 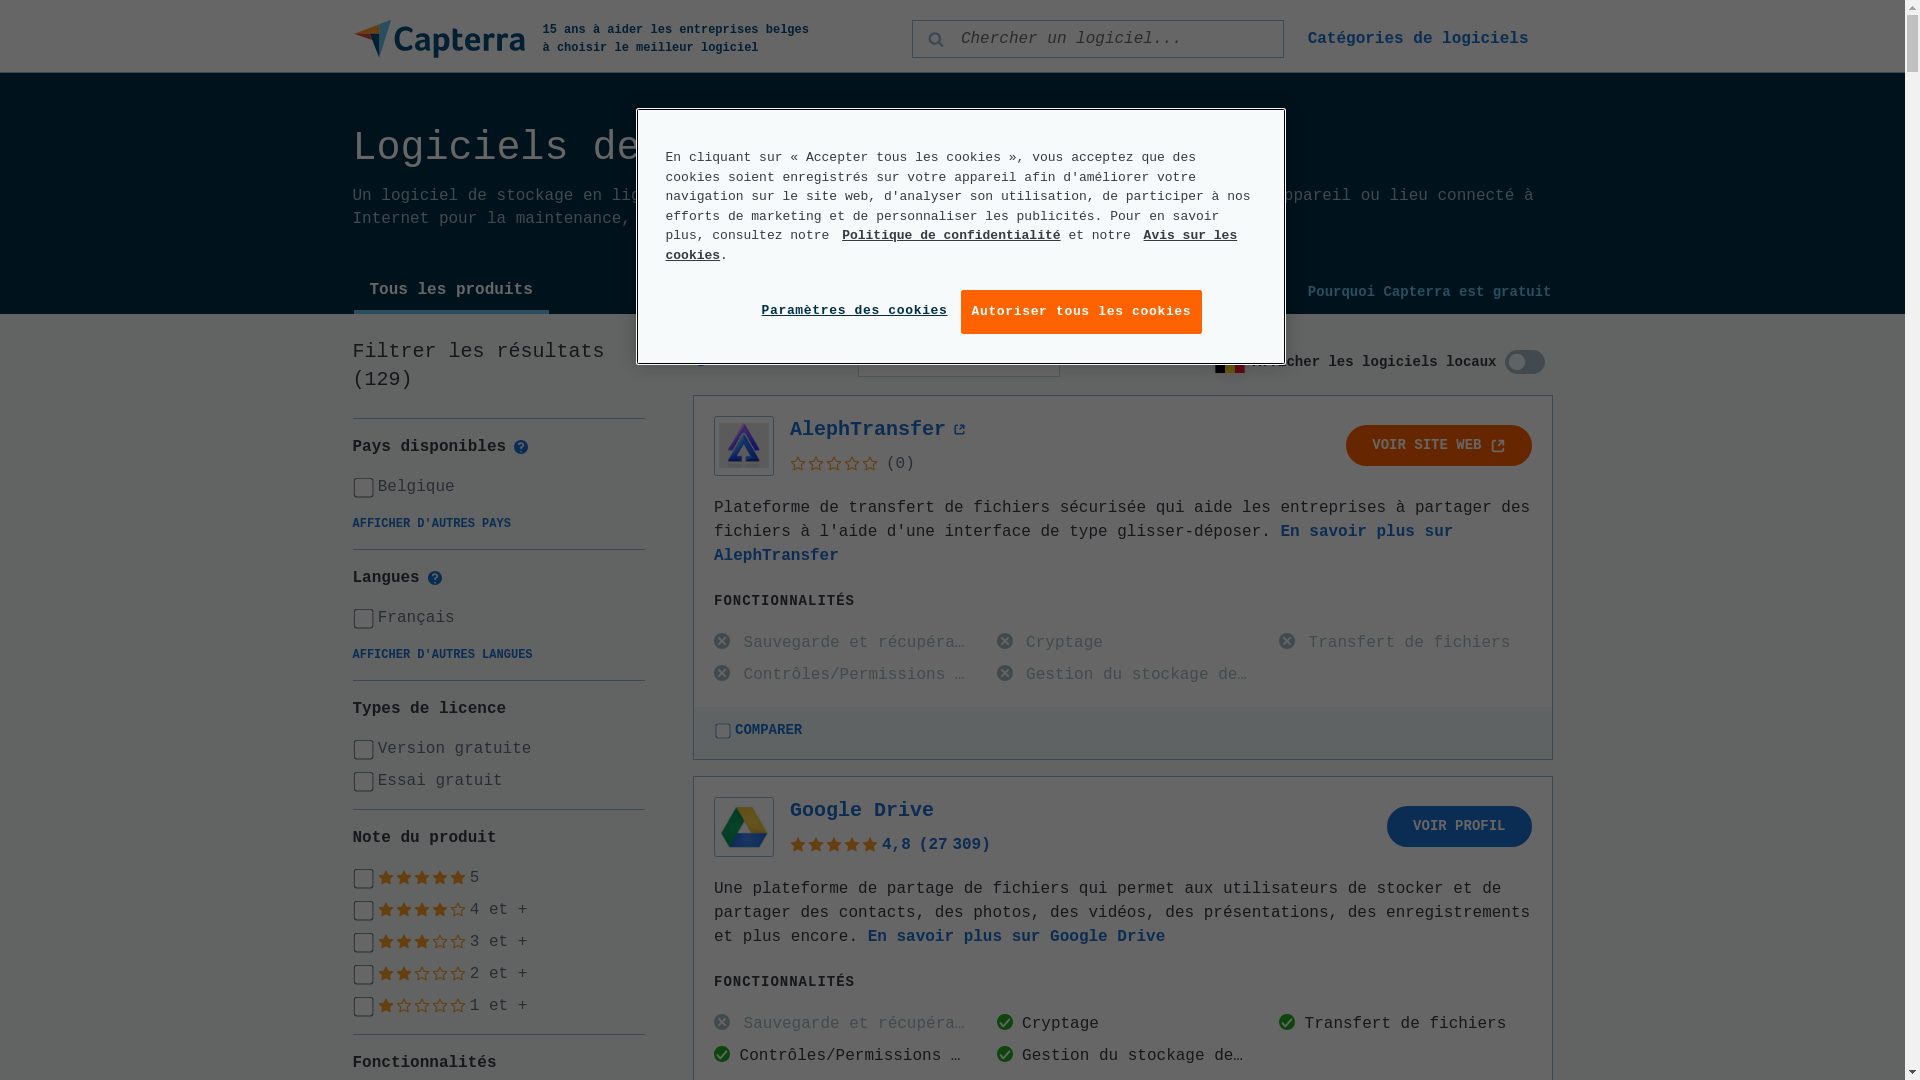 I want to click on 'Google Drive', so click(x=862, y=810).